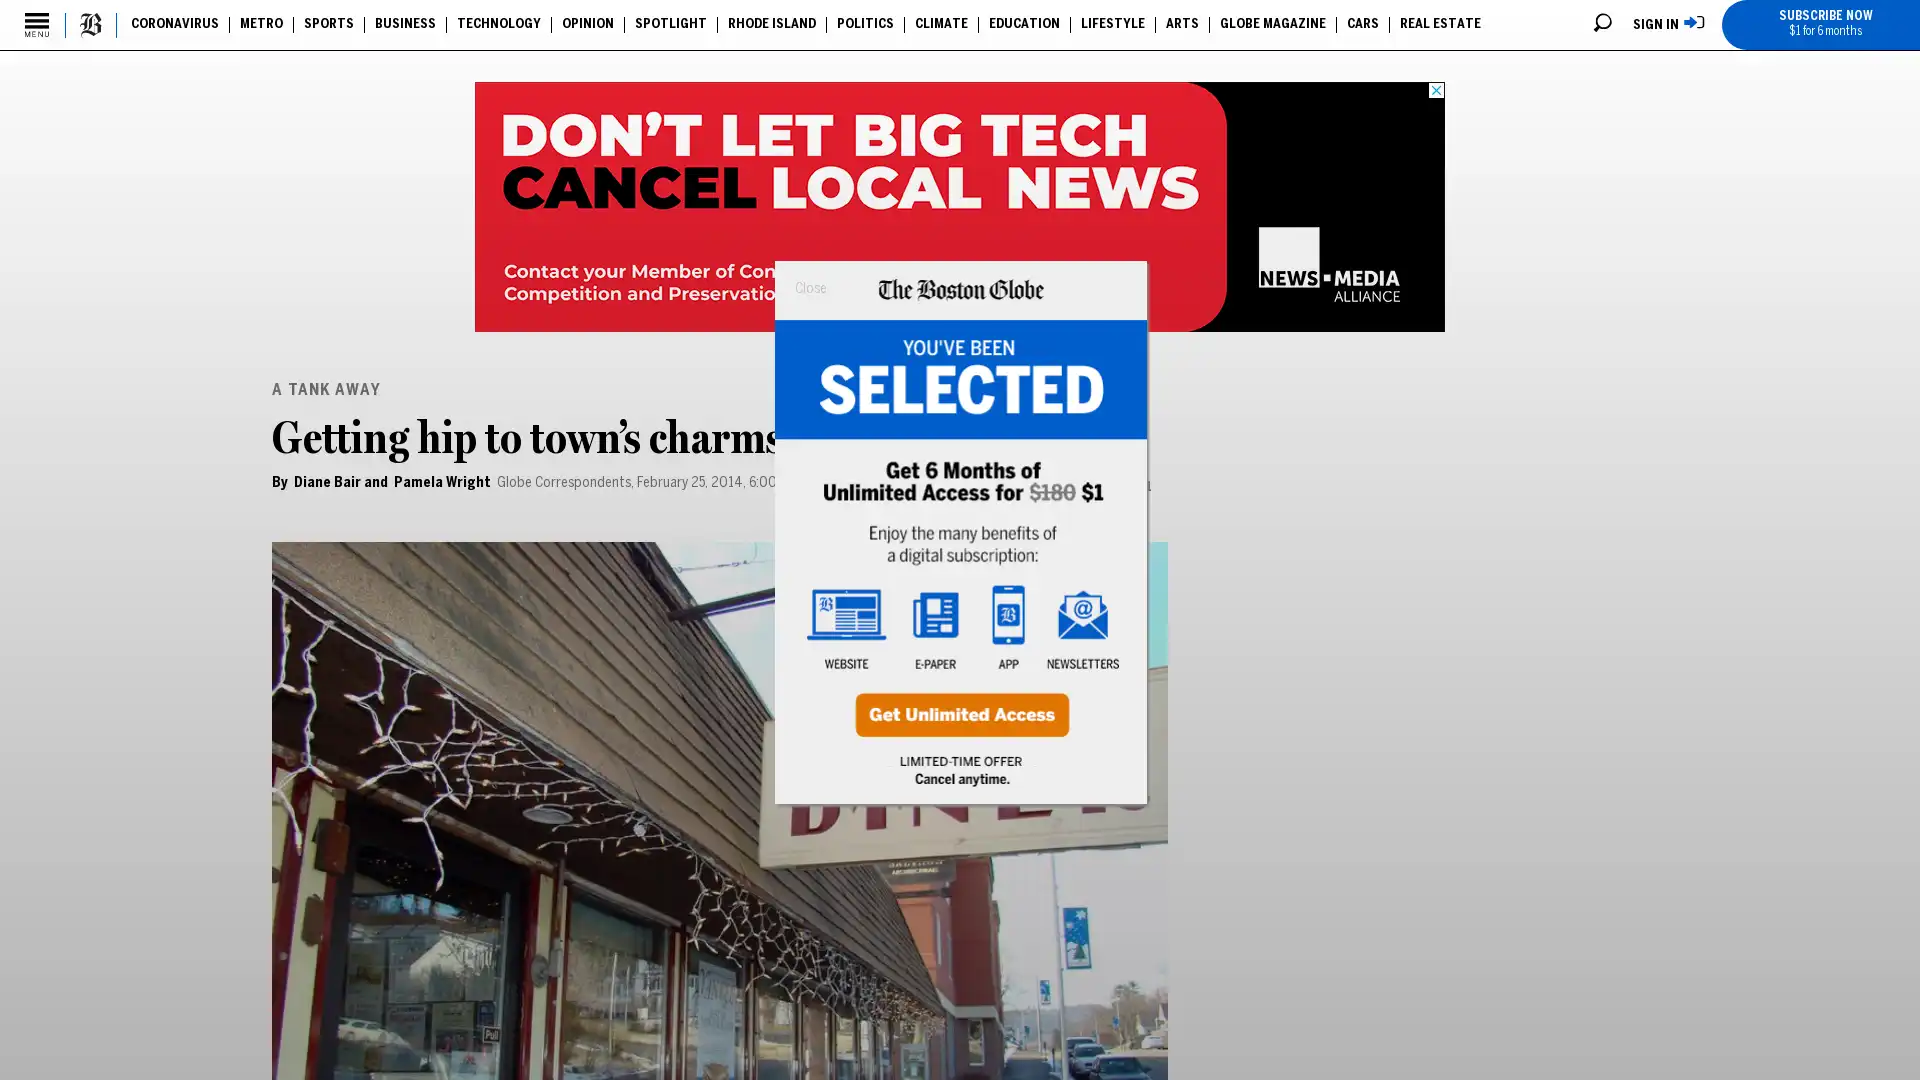  I want to click on Email to a Friend, so click(969, 487).